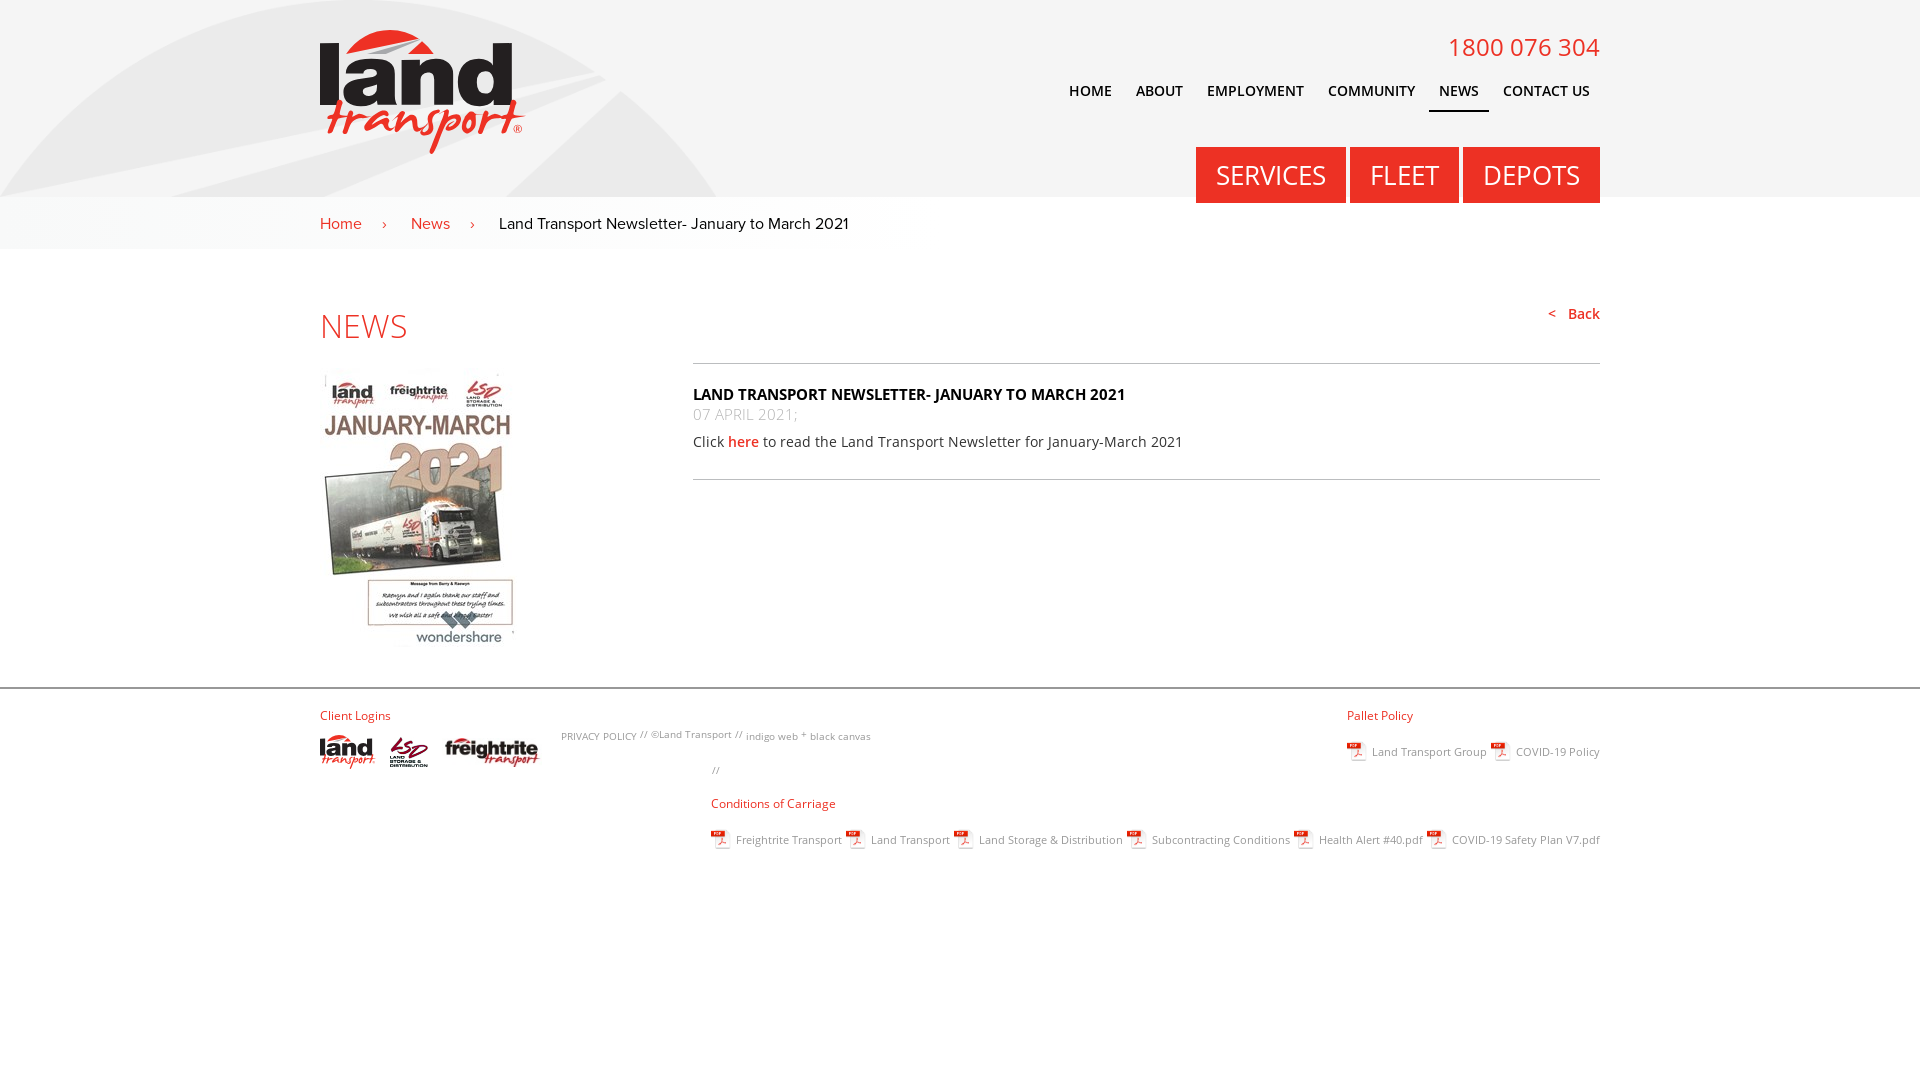 The image size is (1920, 1080). Describe the element at coordinates (1530, 173) in the screenshot. I see `'DEPOTS'` at that location.